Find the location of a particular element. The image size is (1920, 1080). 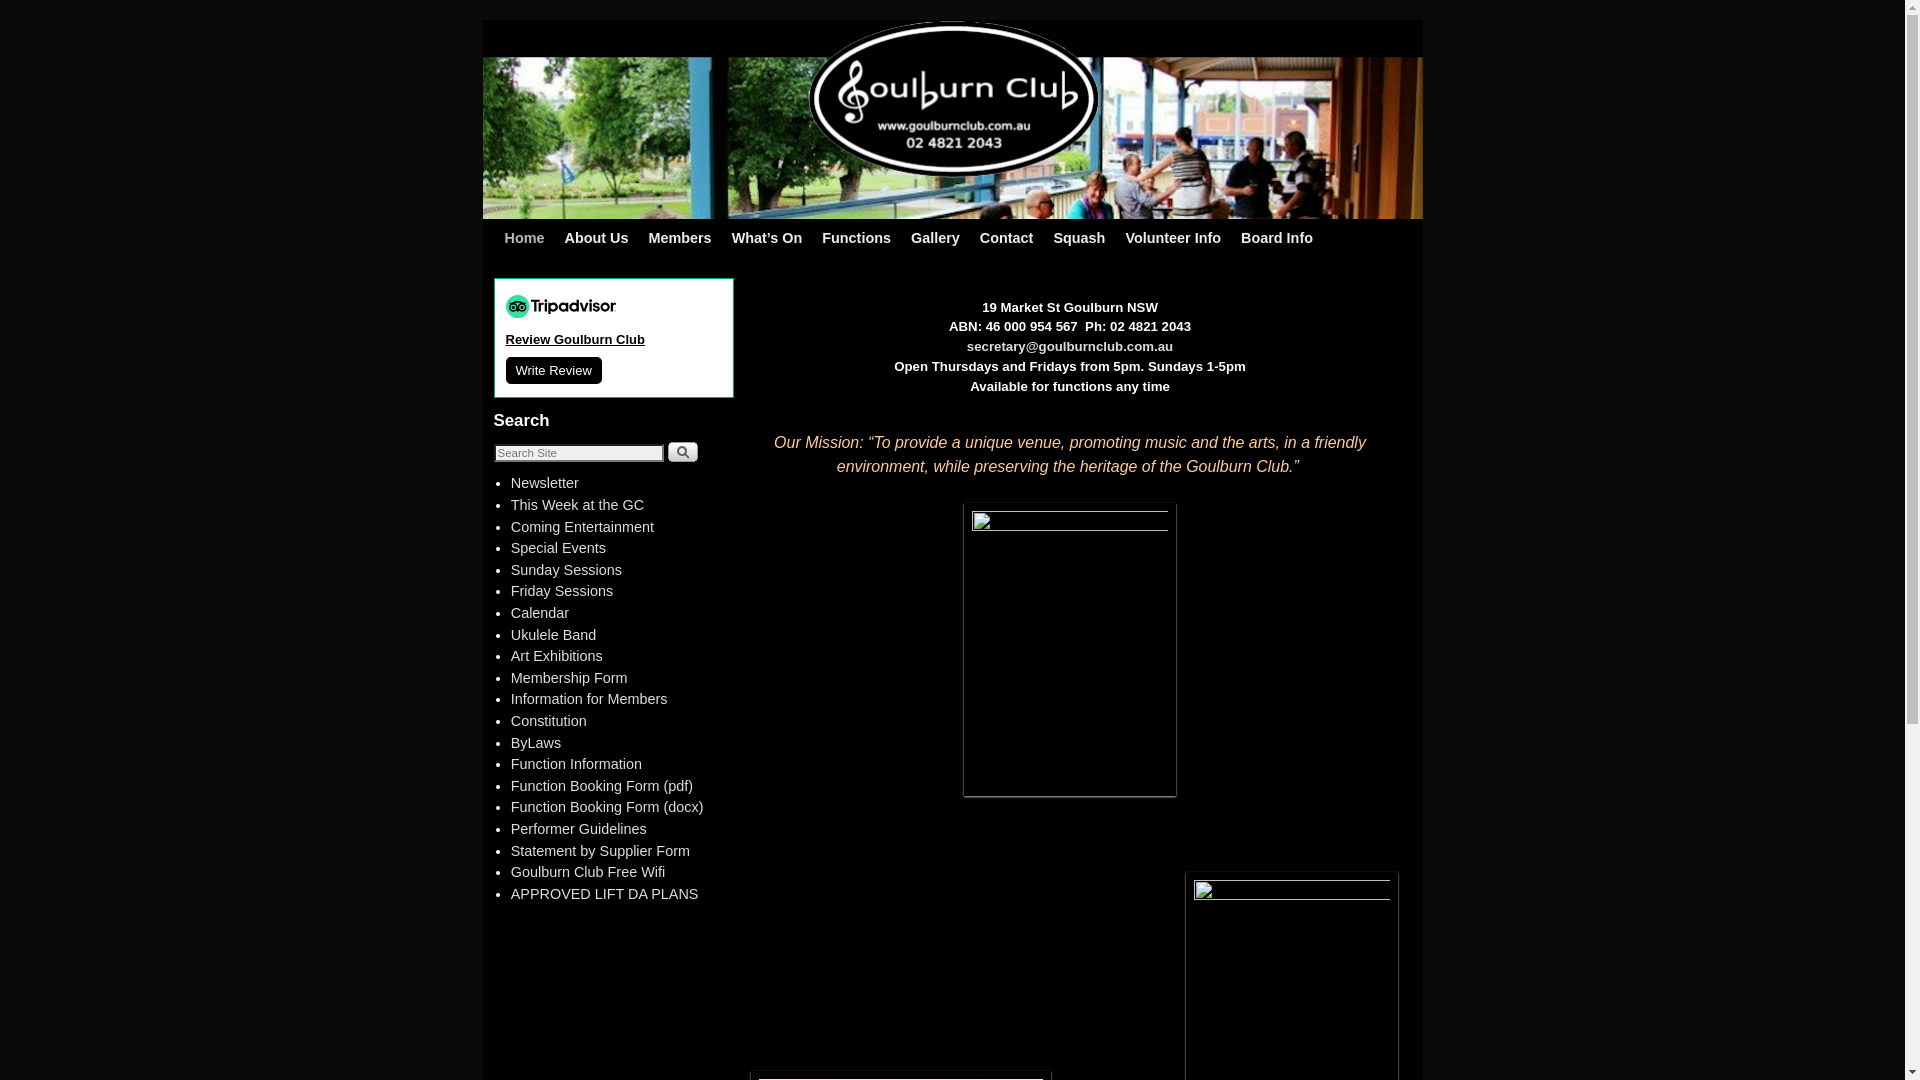

'Skip to secondary content' is located at coordinates (481, 226).